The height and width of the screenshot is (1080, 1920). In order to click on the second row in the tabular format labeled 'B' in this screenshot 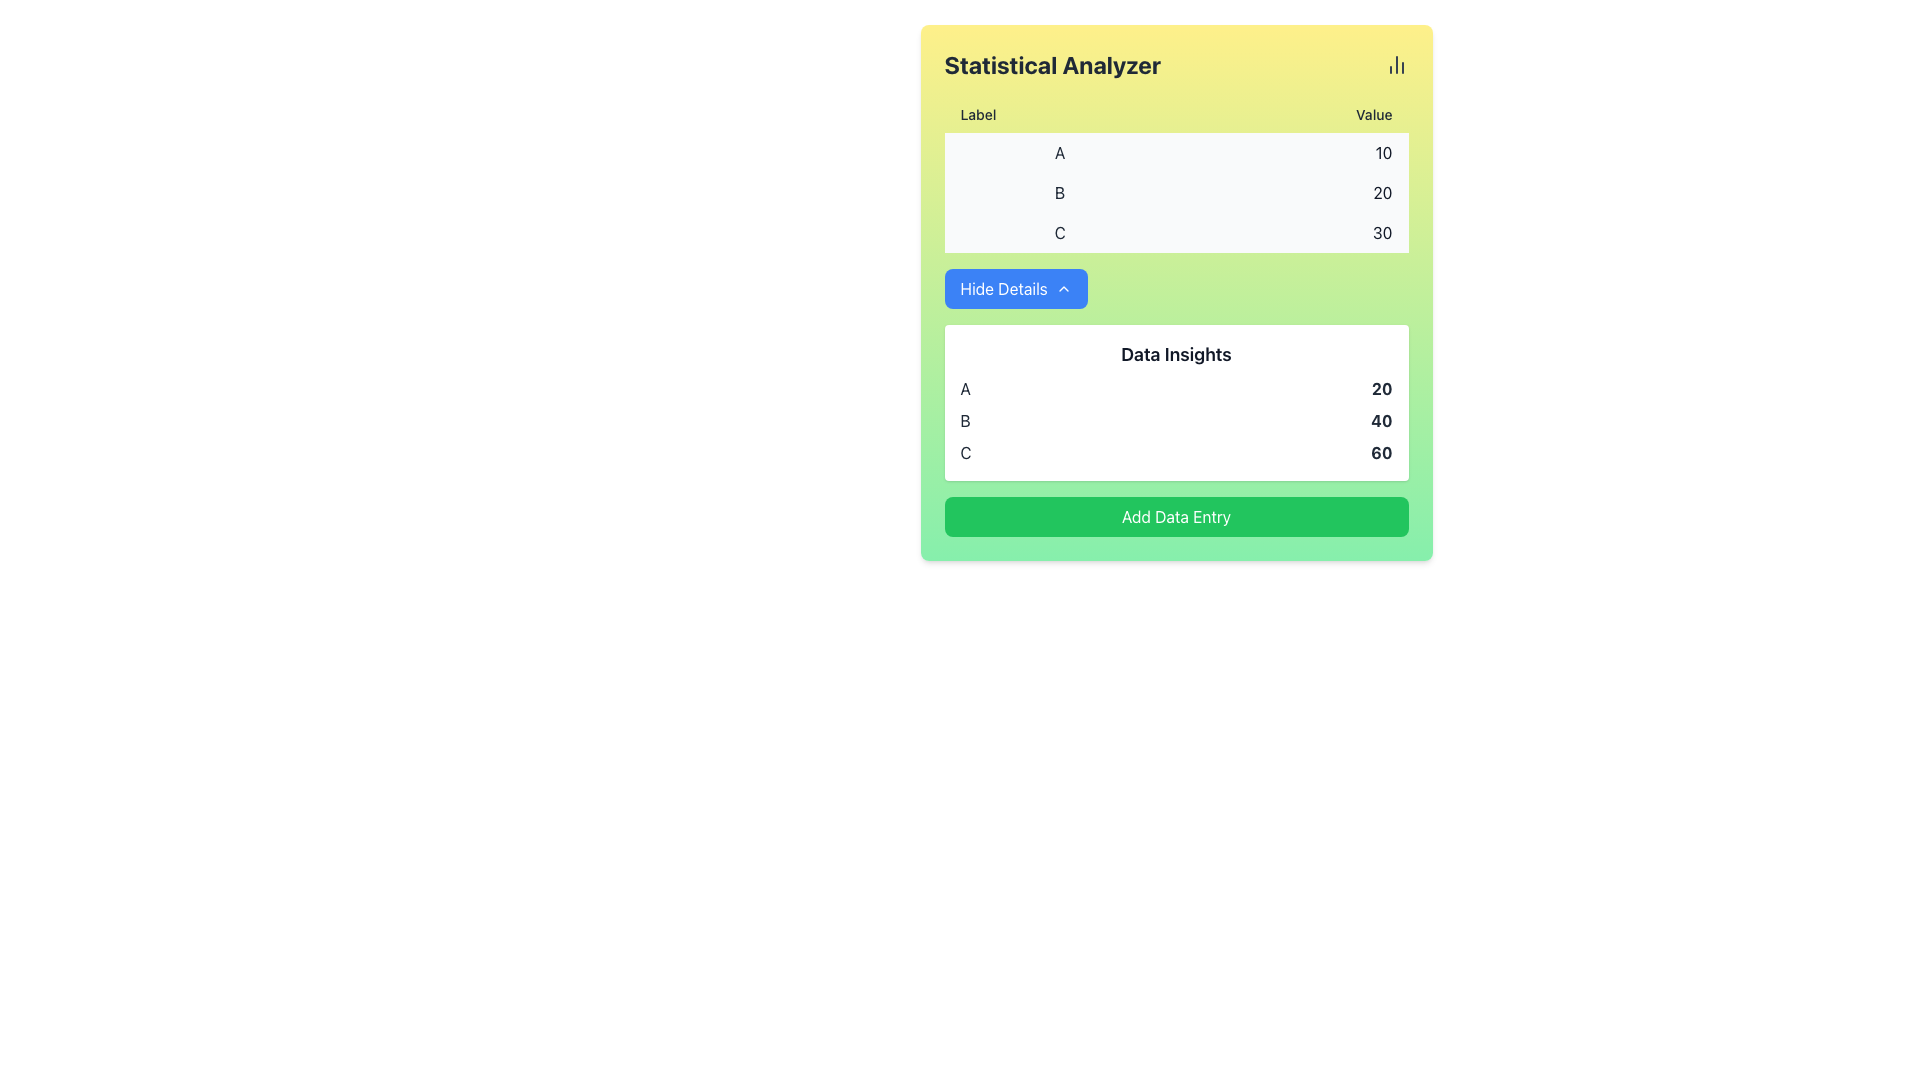, I will do `click(1176, 192)`.